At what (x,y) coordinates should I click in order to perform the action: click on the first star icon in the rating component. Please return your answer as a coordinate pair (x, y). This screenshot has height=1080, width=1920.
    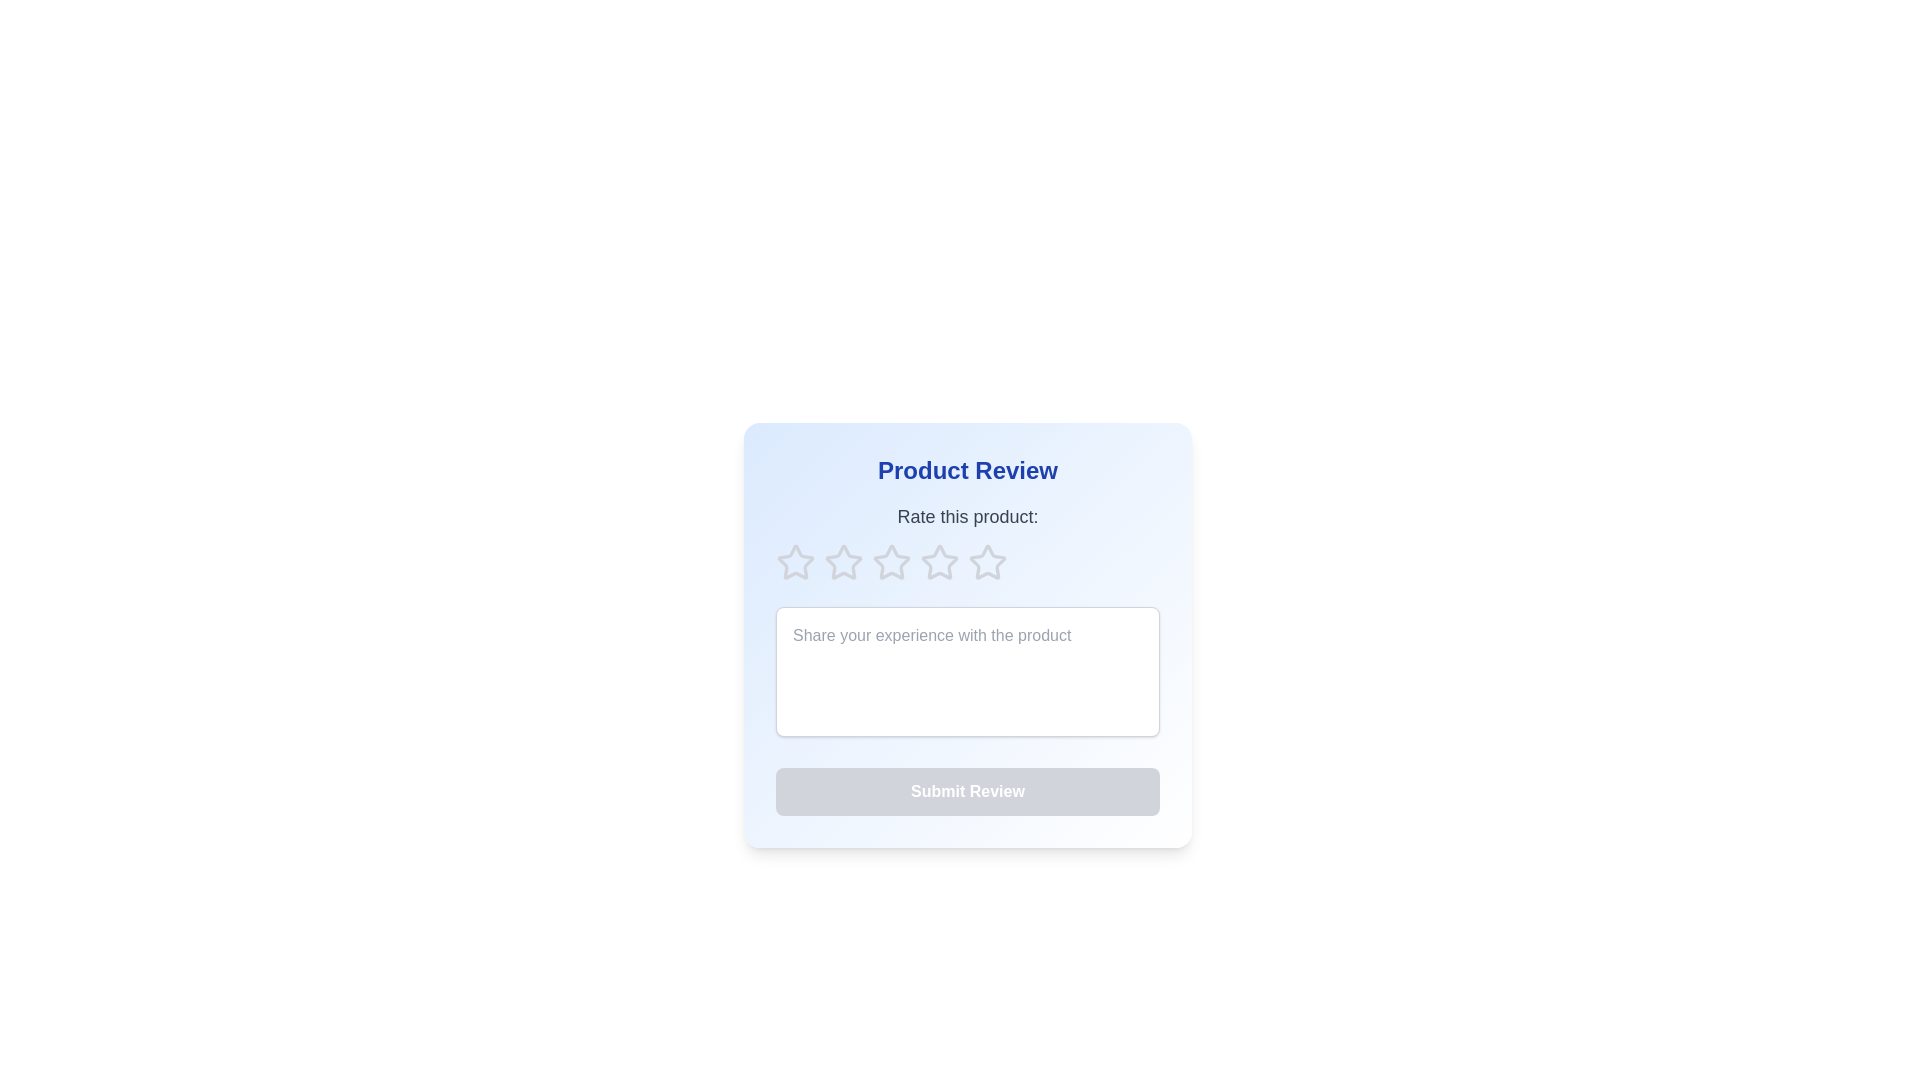
    Looking at the image, I should click on (795, 562).